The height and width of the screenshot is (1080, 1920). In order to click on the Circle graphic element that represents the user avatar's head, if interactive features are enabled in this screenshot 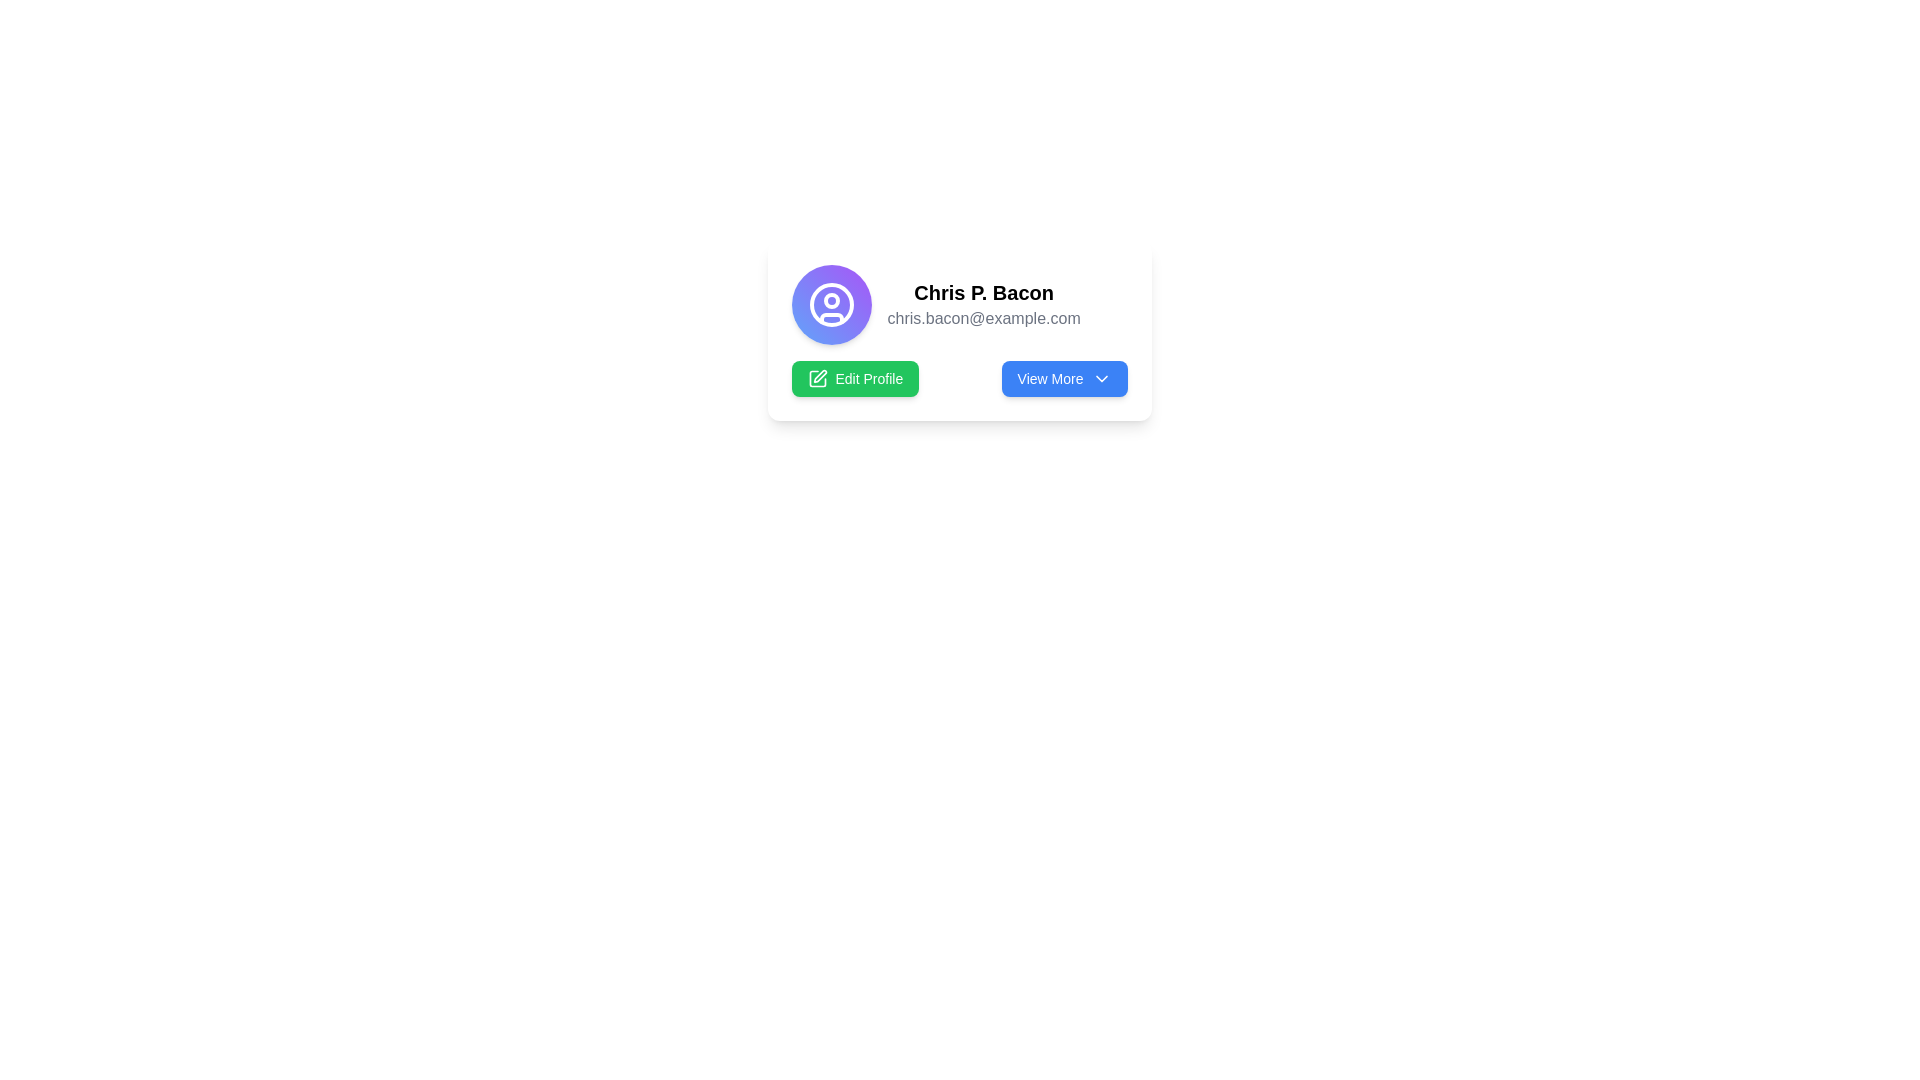, I will do `click(831, 300)`.